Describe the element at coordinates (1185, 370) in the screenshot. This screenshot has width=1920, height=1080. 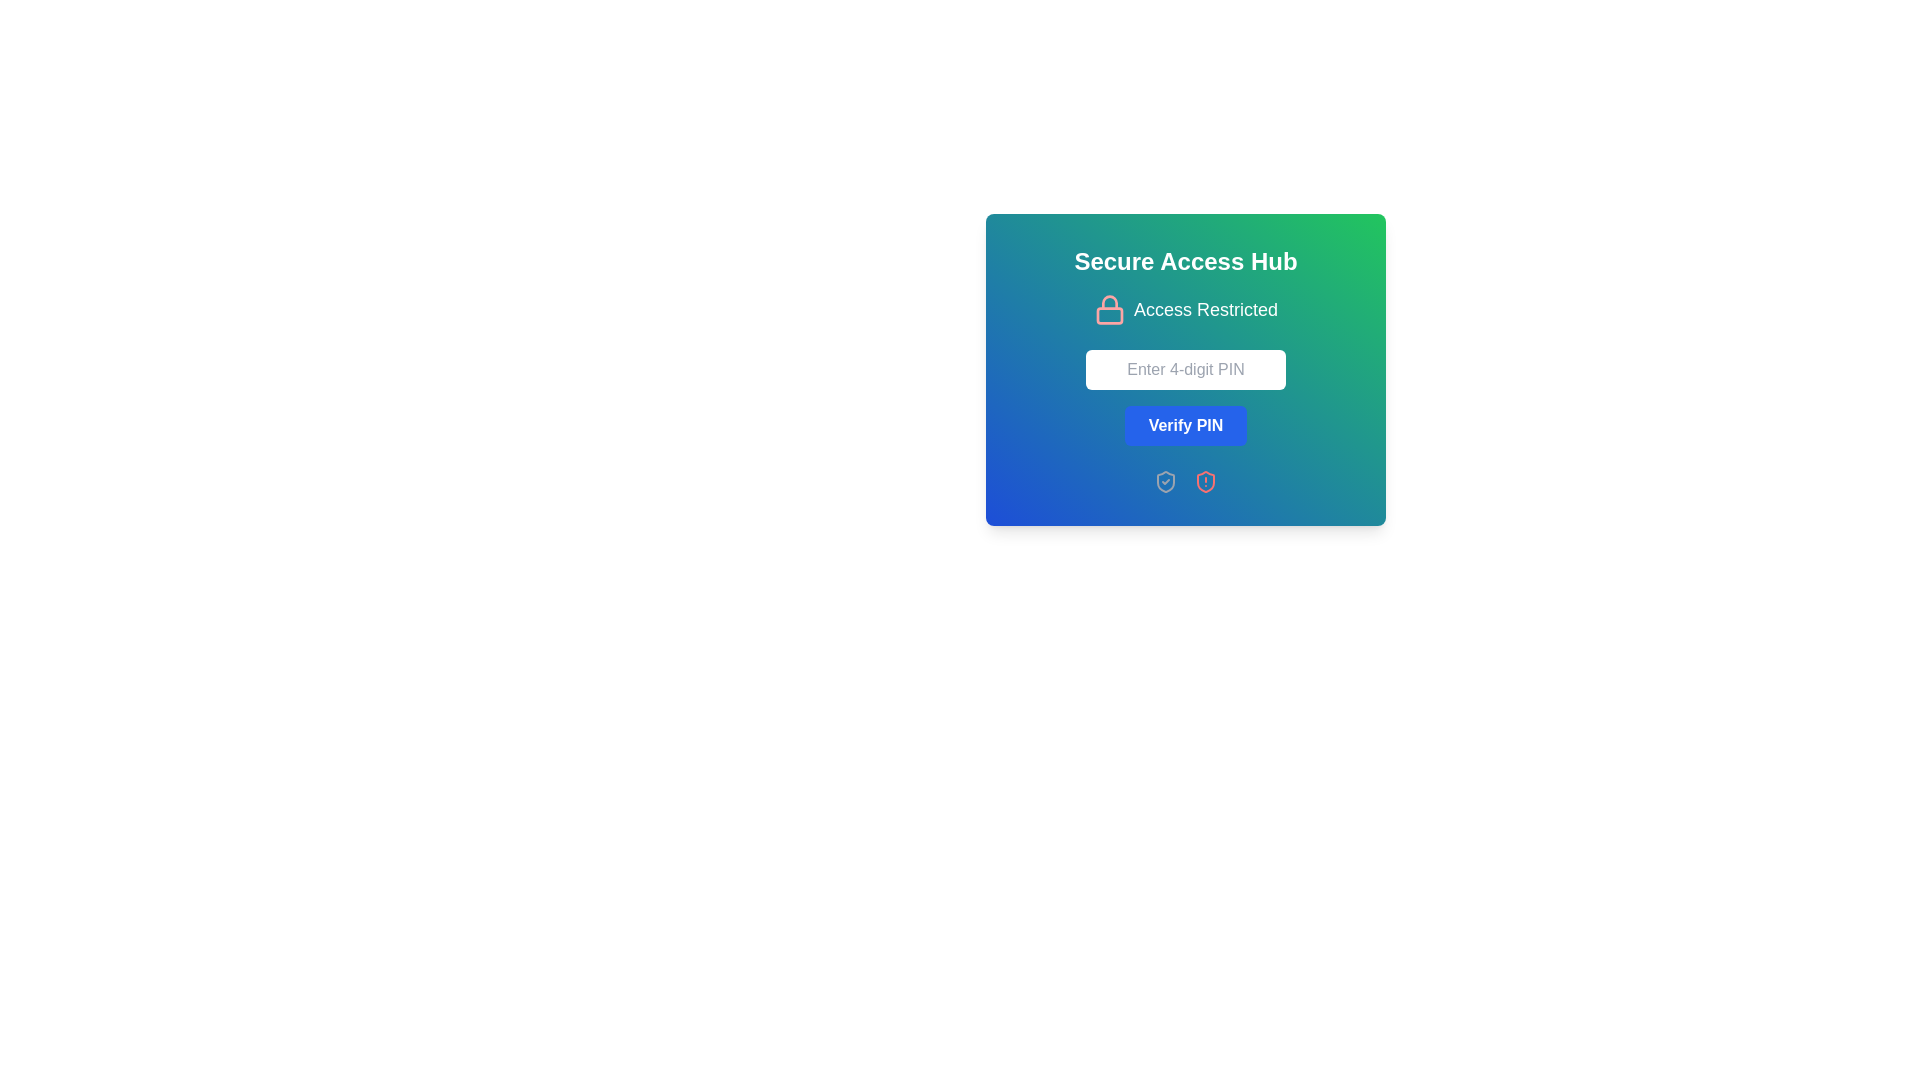
I see `the Password Input Field styled with a light rectangular shape, which contains the placeholder text 'Enter 4-digit PIN'` at that location.